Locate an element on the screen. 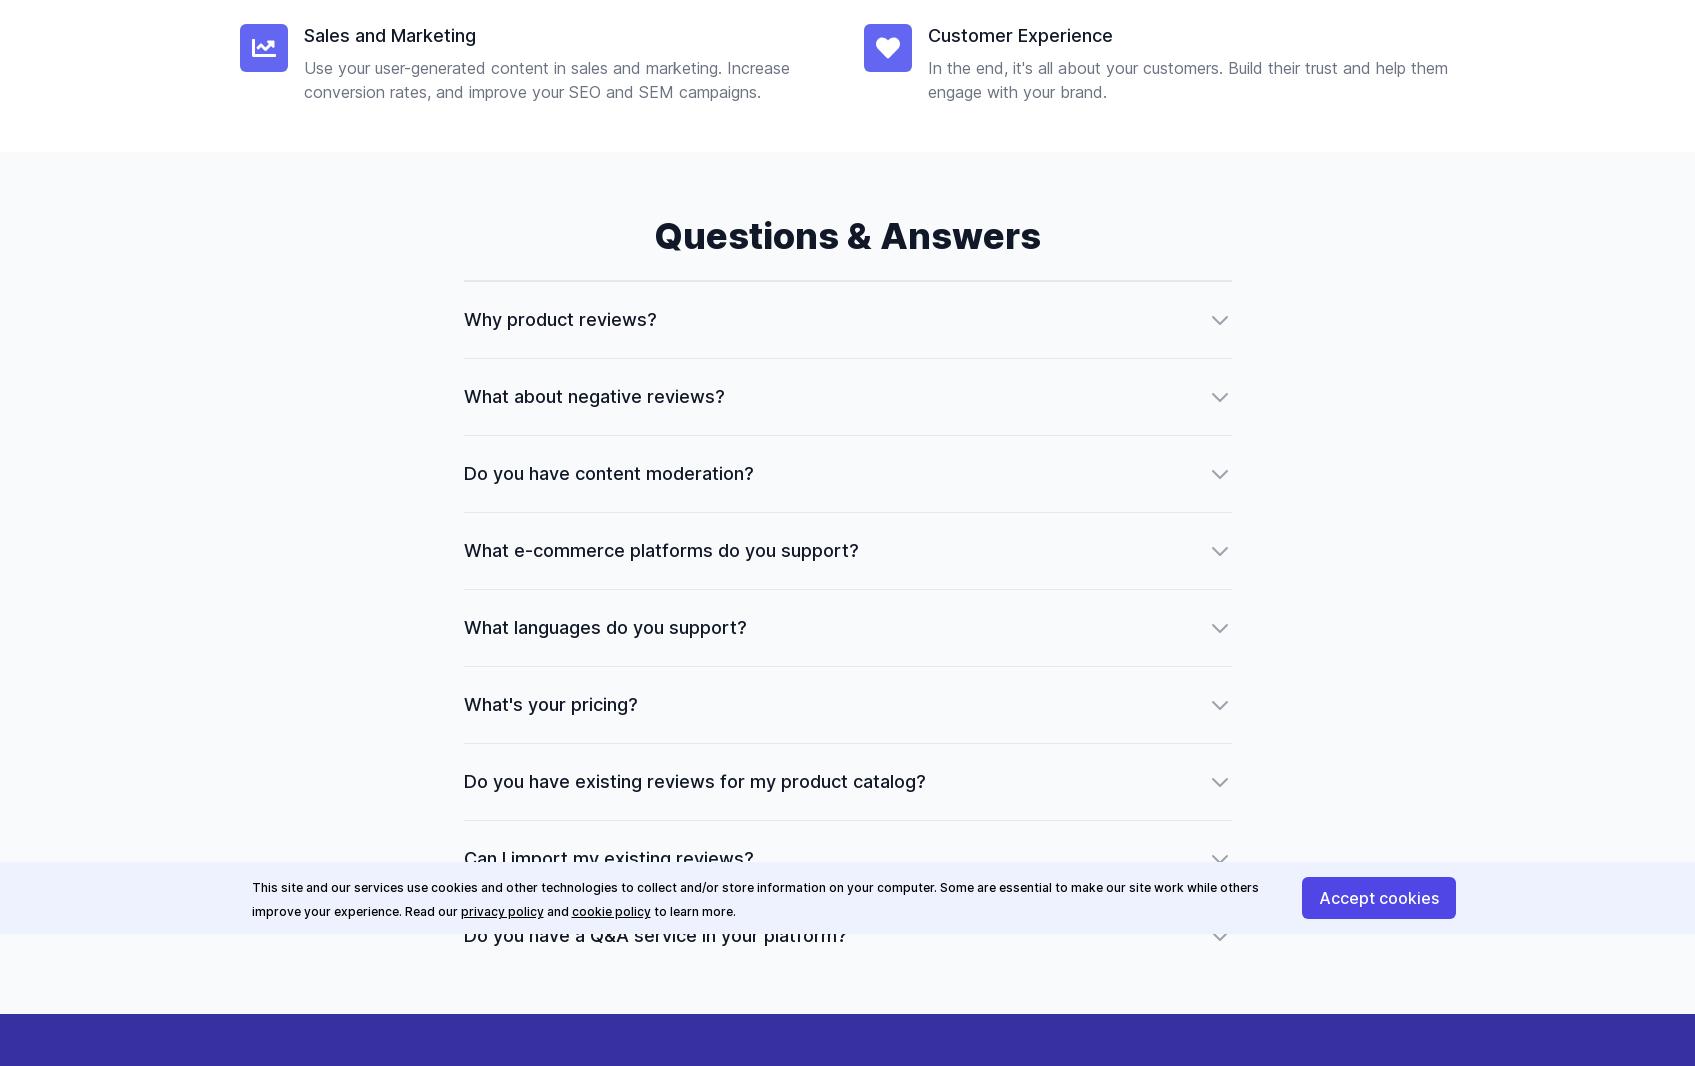  'Customer Experience' is located at coordinates (926, 34).